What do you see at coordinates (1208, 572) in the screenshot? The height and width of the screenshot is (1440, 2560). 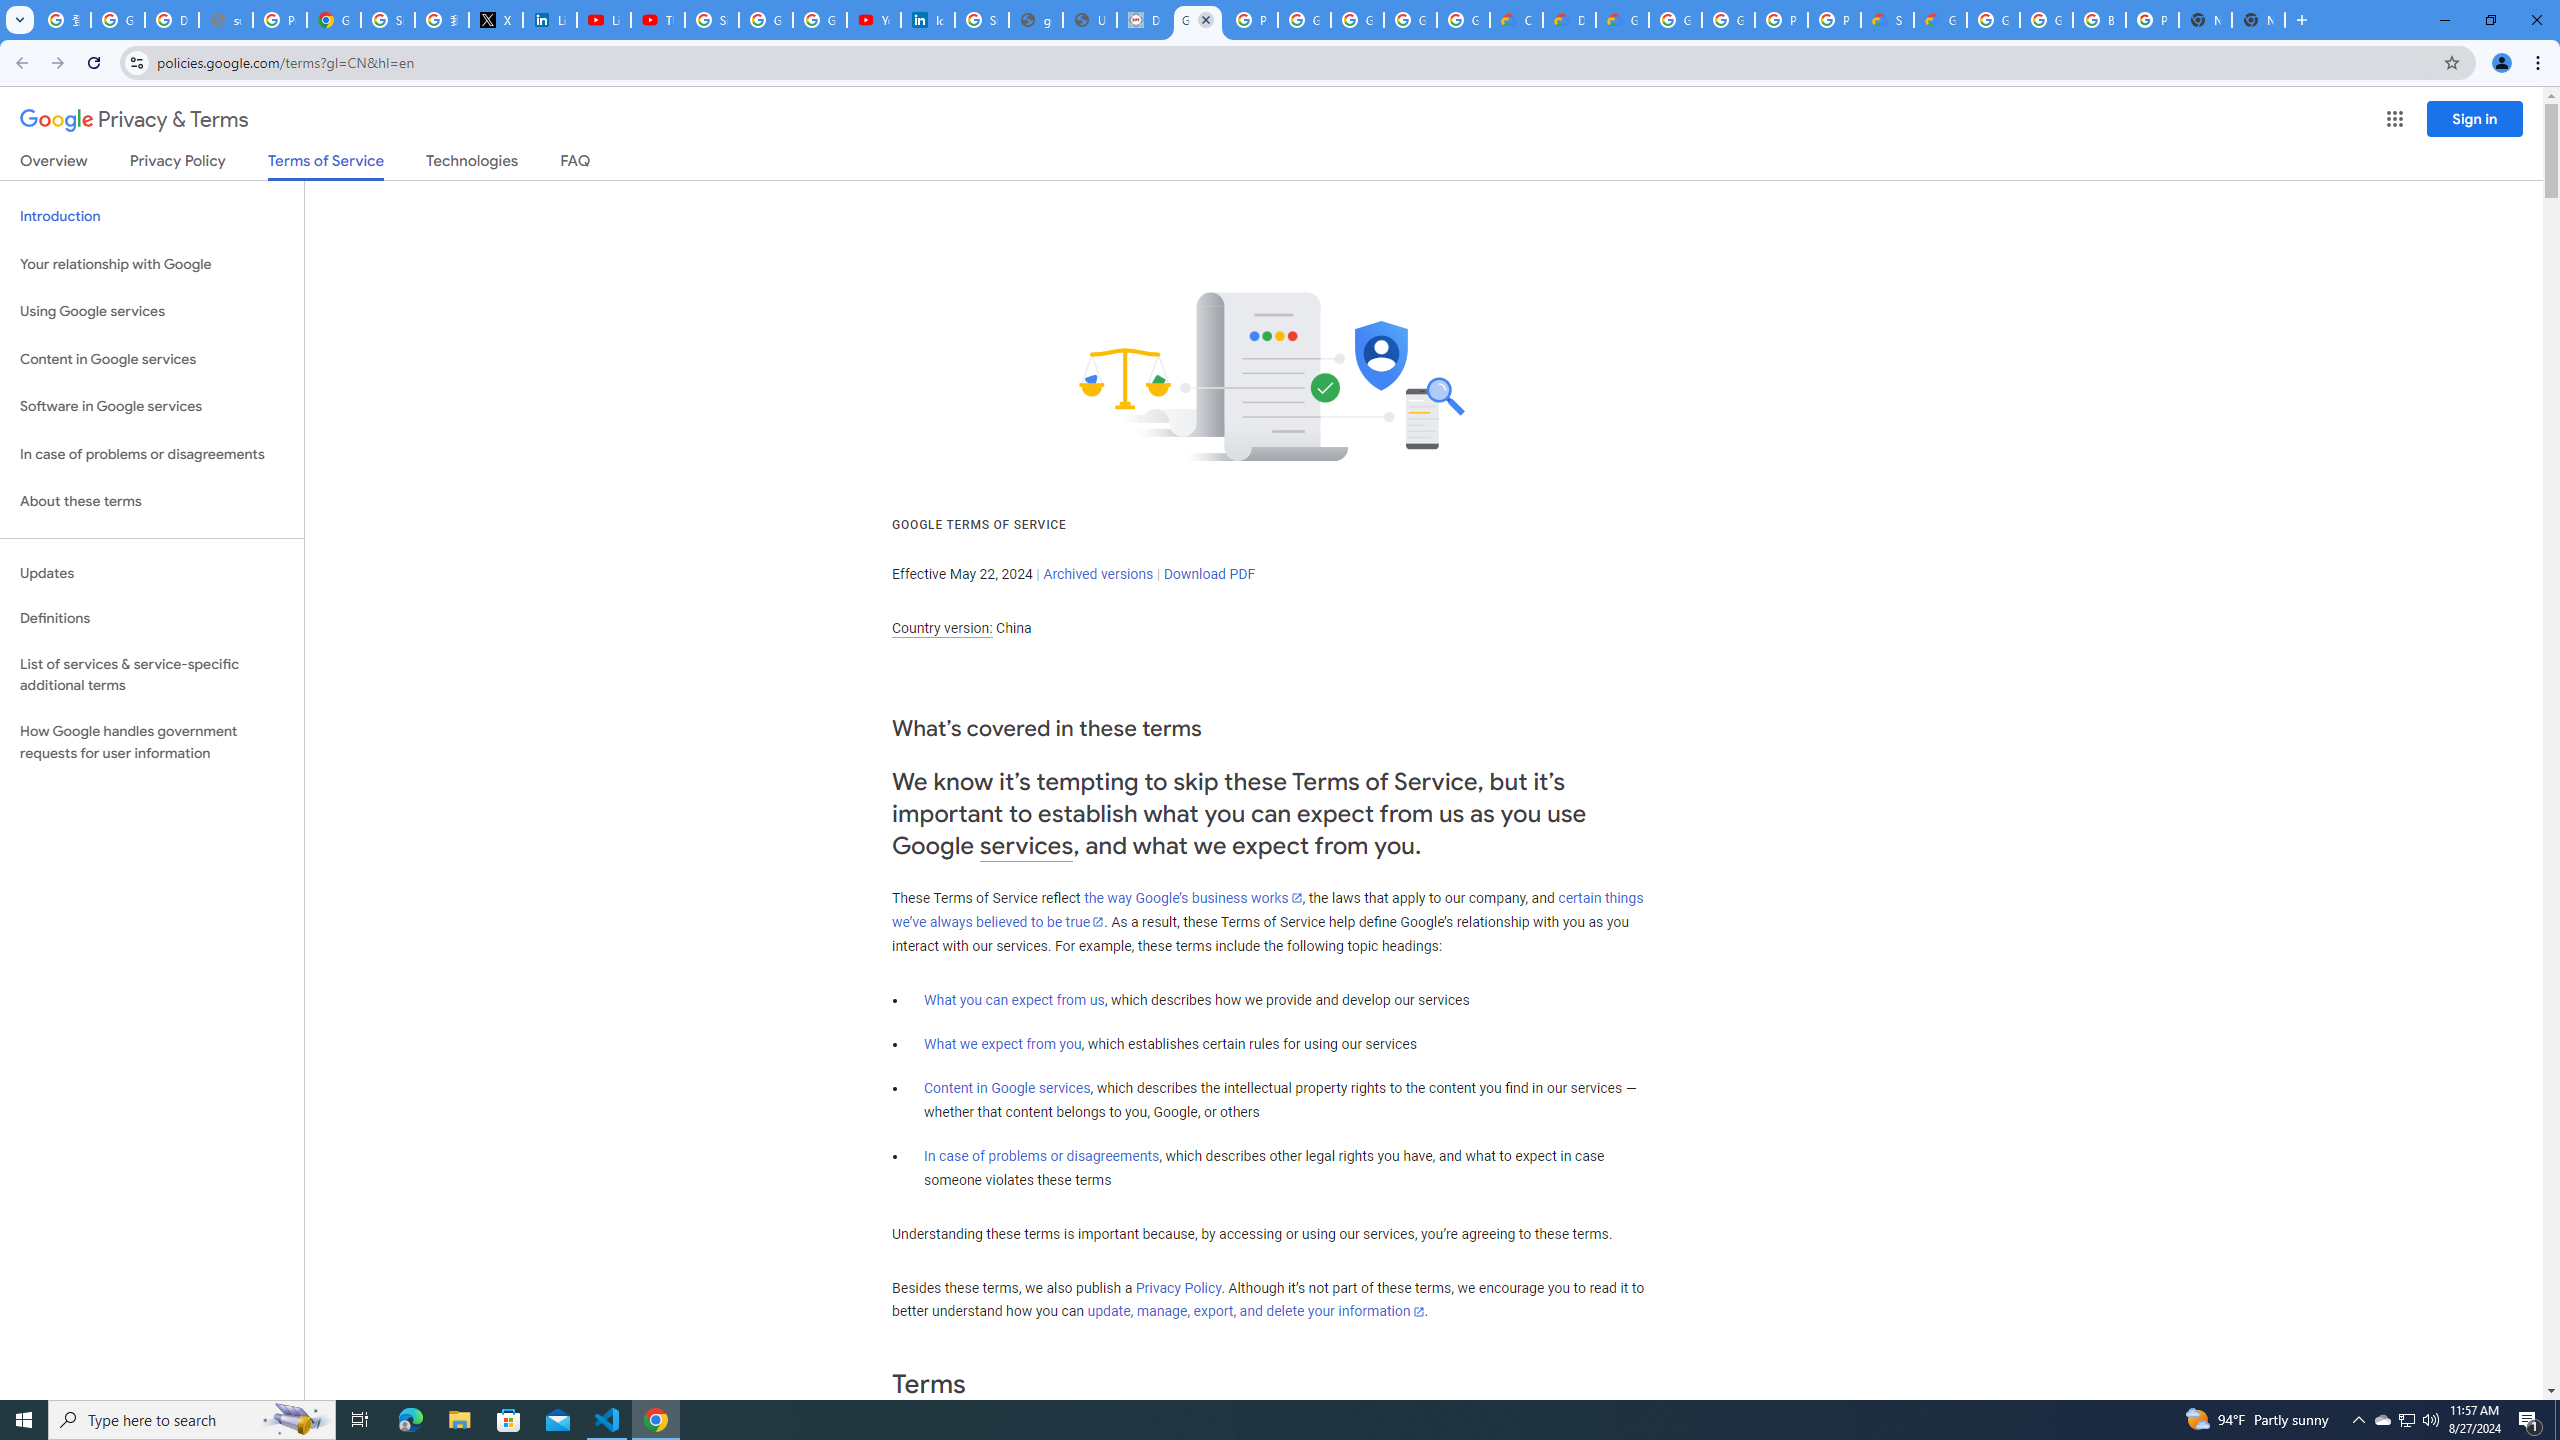 I see `'Download PDF'` at bounding box center [1208, 572].